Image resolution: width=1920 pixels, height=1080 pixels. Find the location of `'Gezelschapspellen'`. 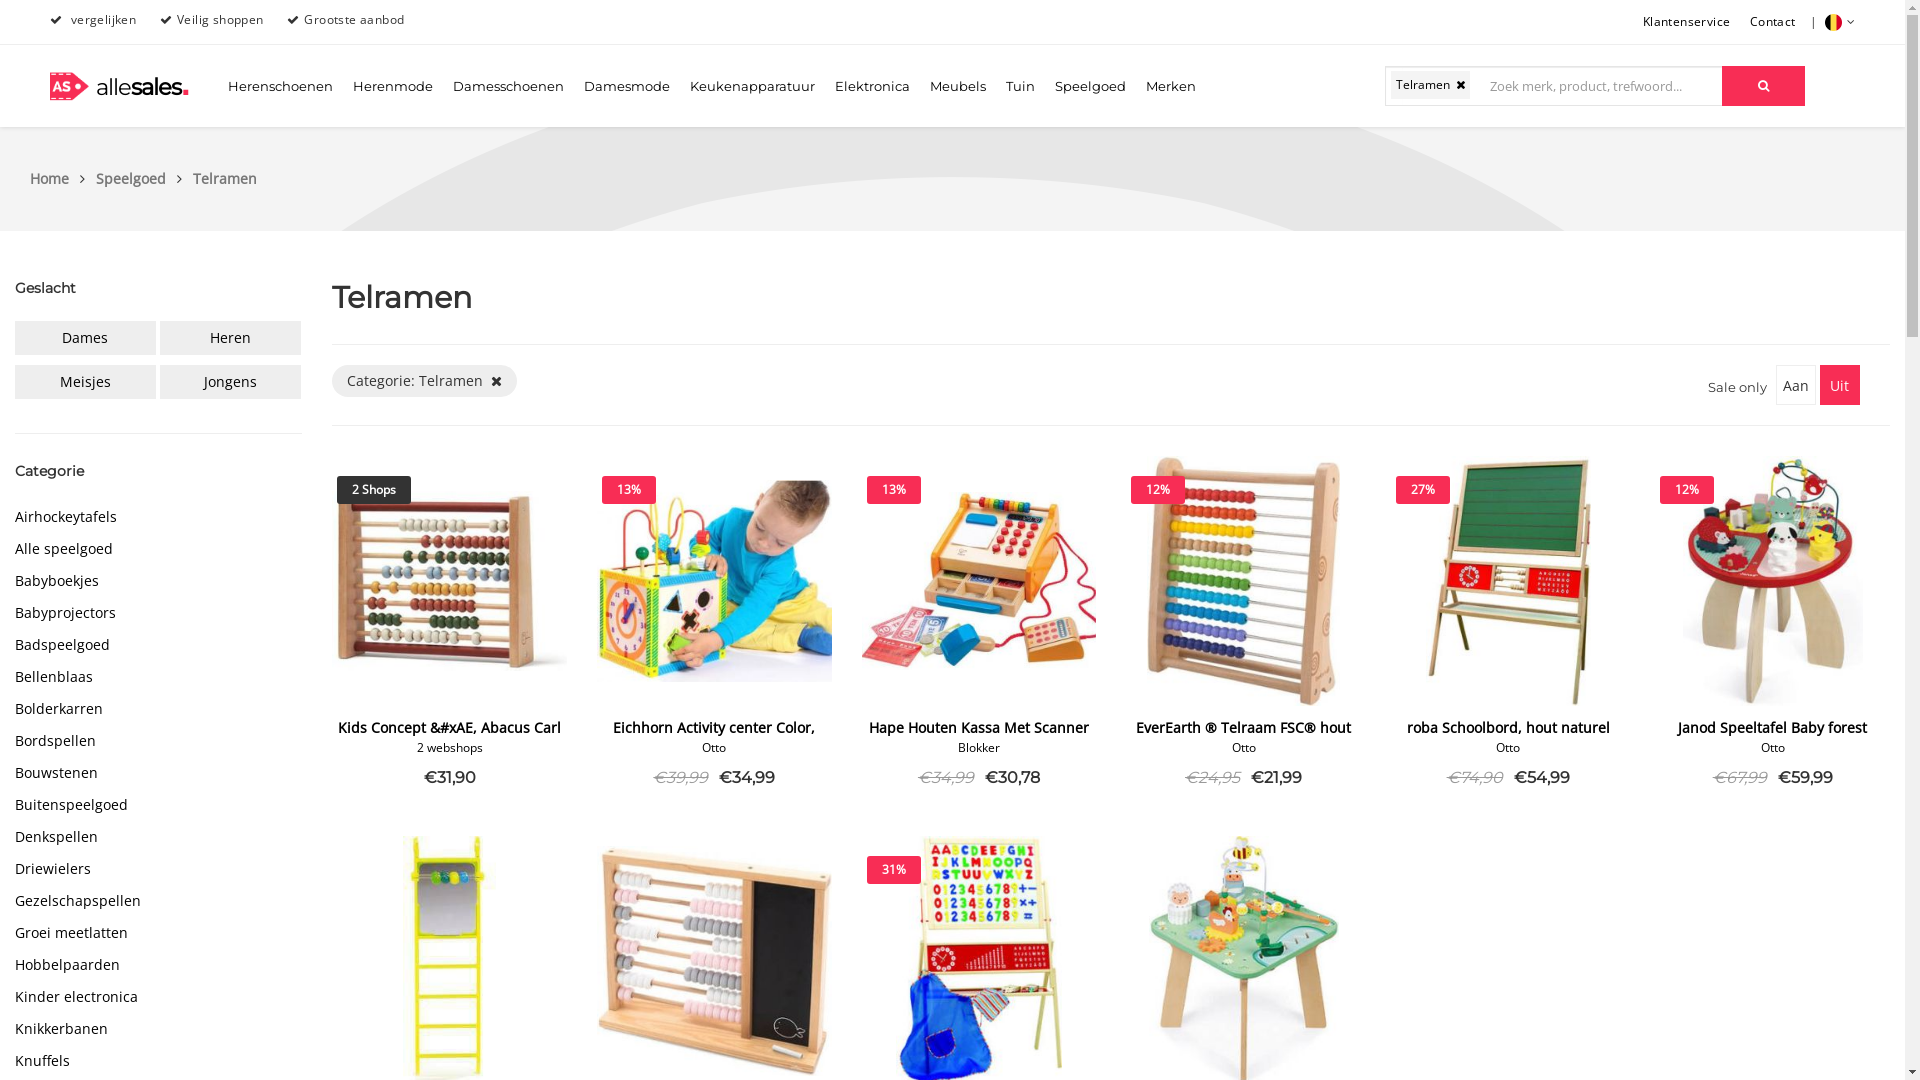

'Gezelschapspellen' is located at coordinates (157, 901).